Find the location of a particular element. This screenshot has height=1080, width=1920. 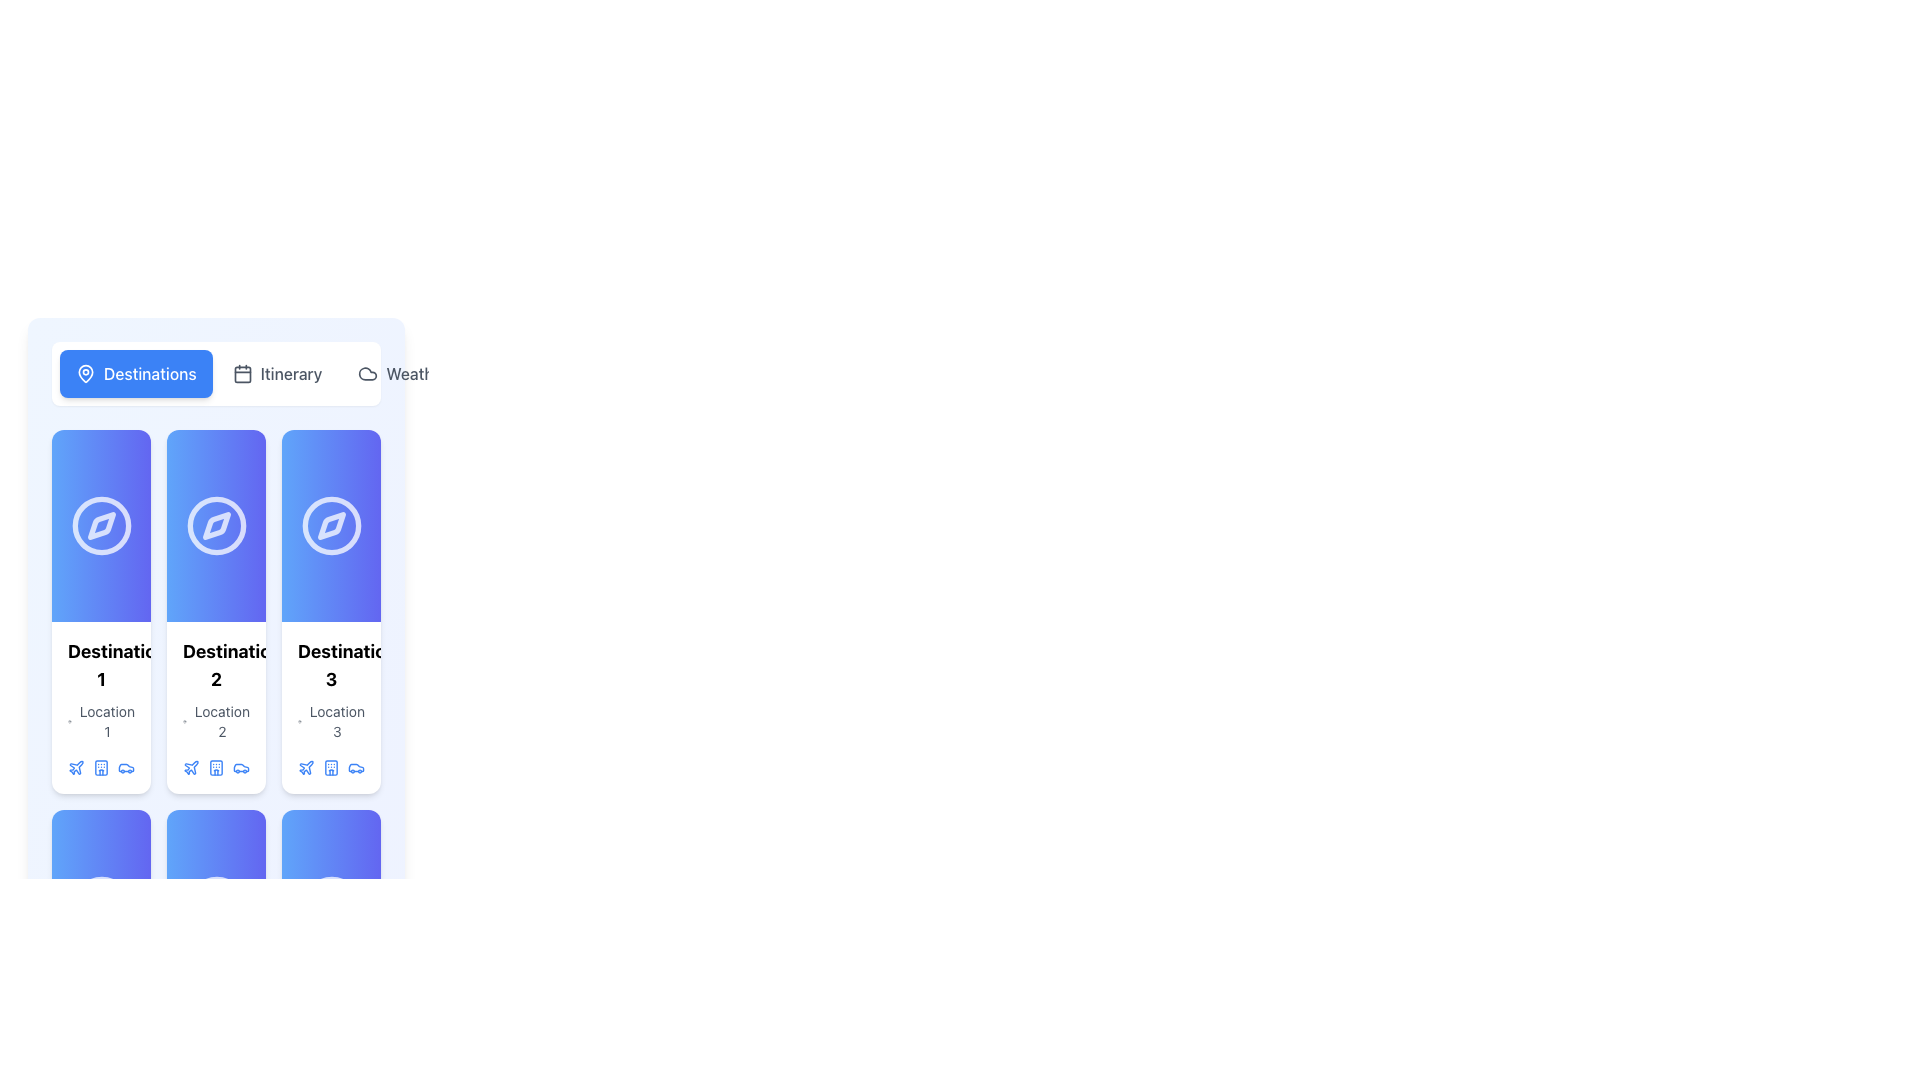

the circular icon with a compass design located in the third card column above the 'Destination 3' label is located at coordinates (331, 524).